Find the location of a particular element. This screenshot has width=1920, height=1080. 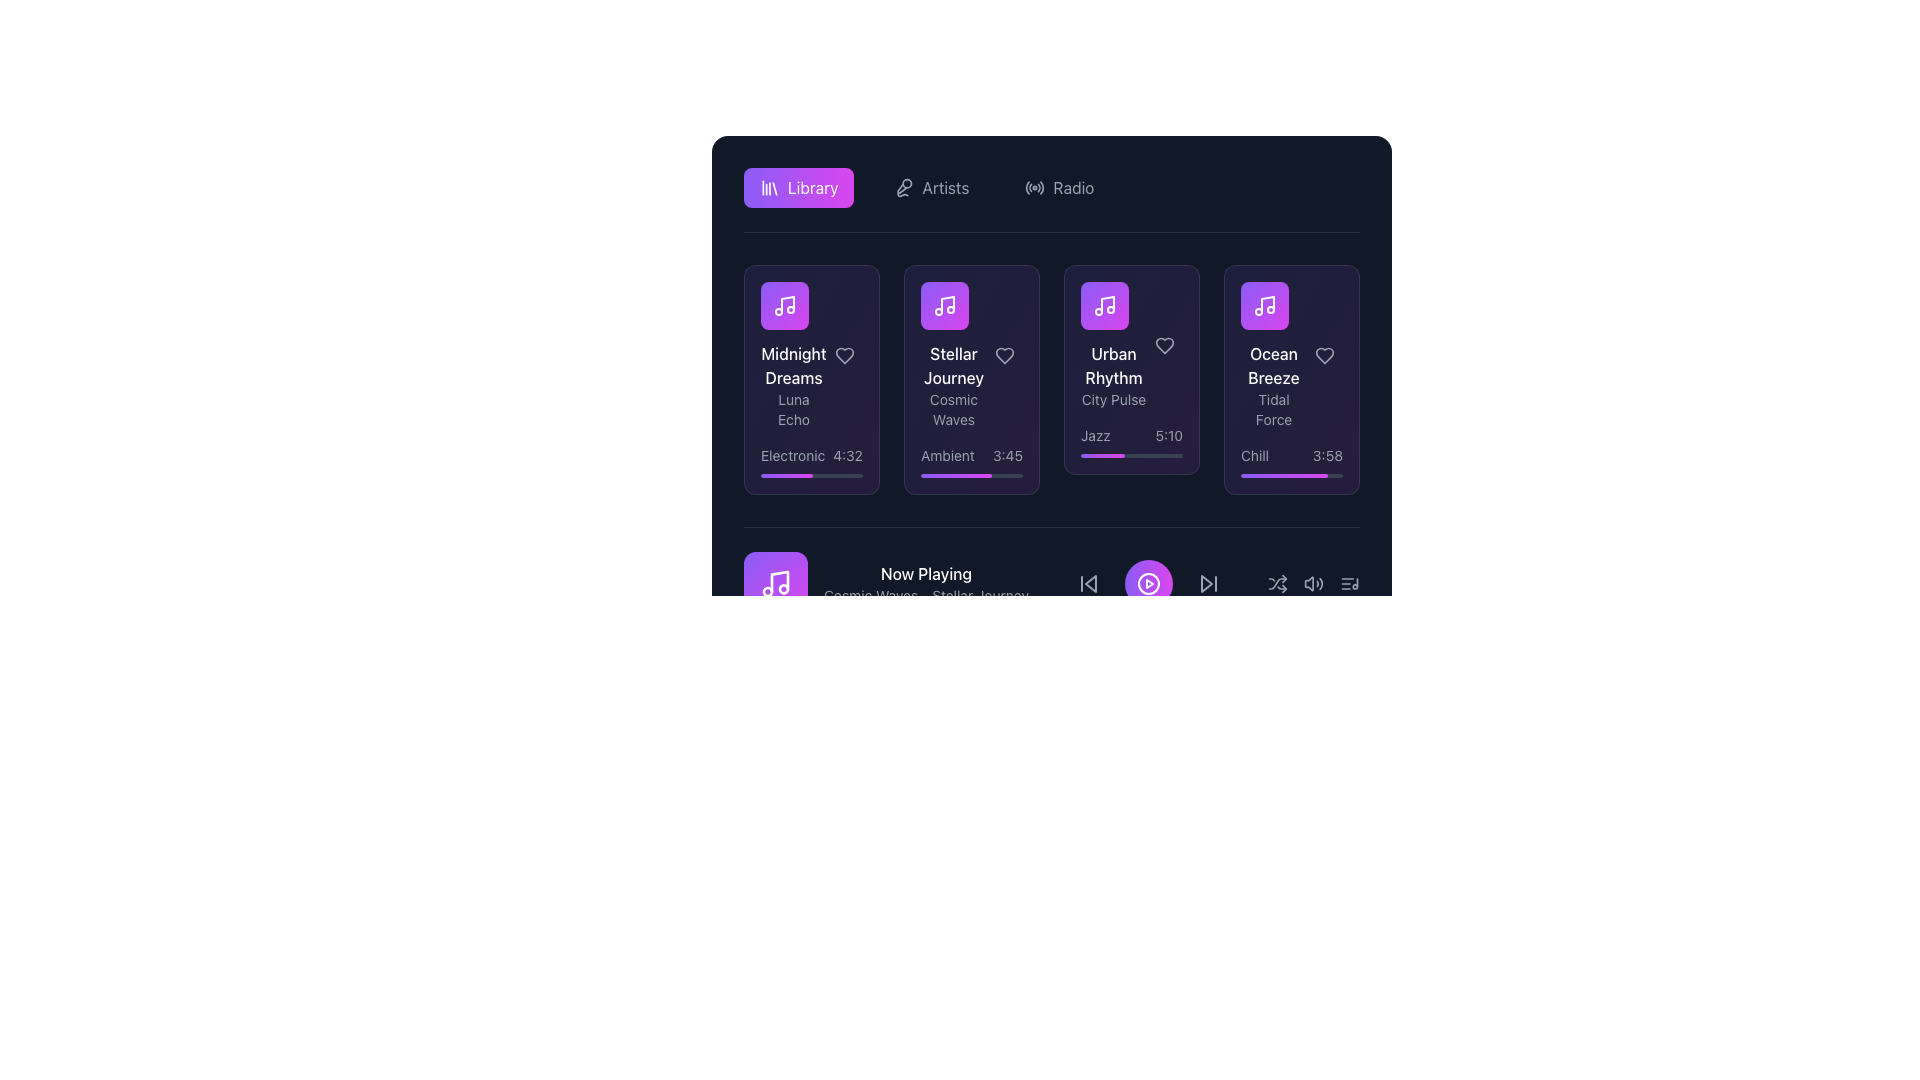

the label displaying '3:45' in a light-colored, sans-serif font located in the bottom-right corner of the 'Stellar Journey' music card is located at coordinates (1008, 455).